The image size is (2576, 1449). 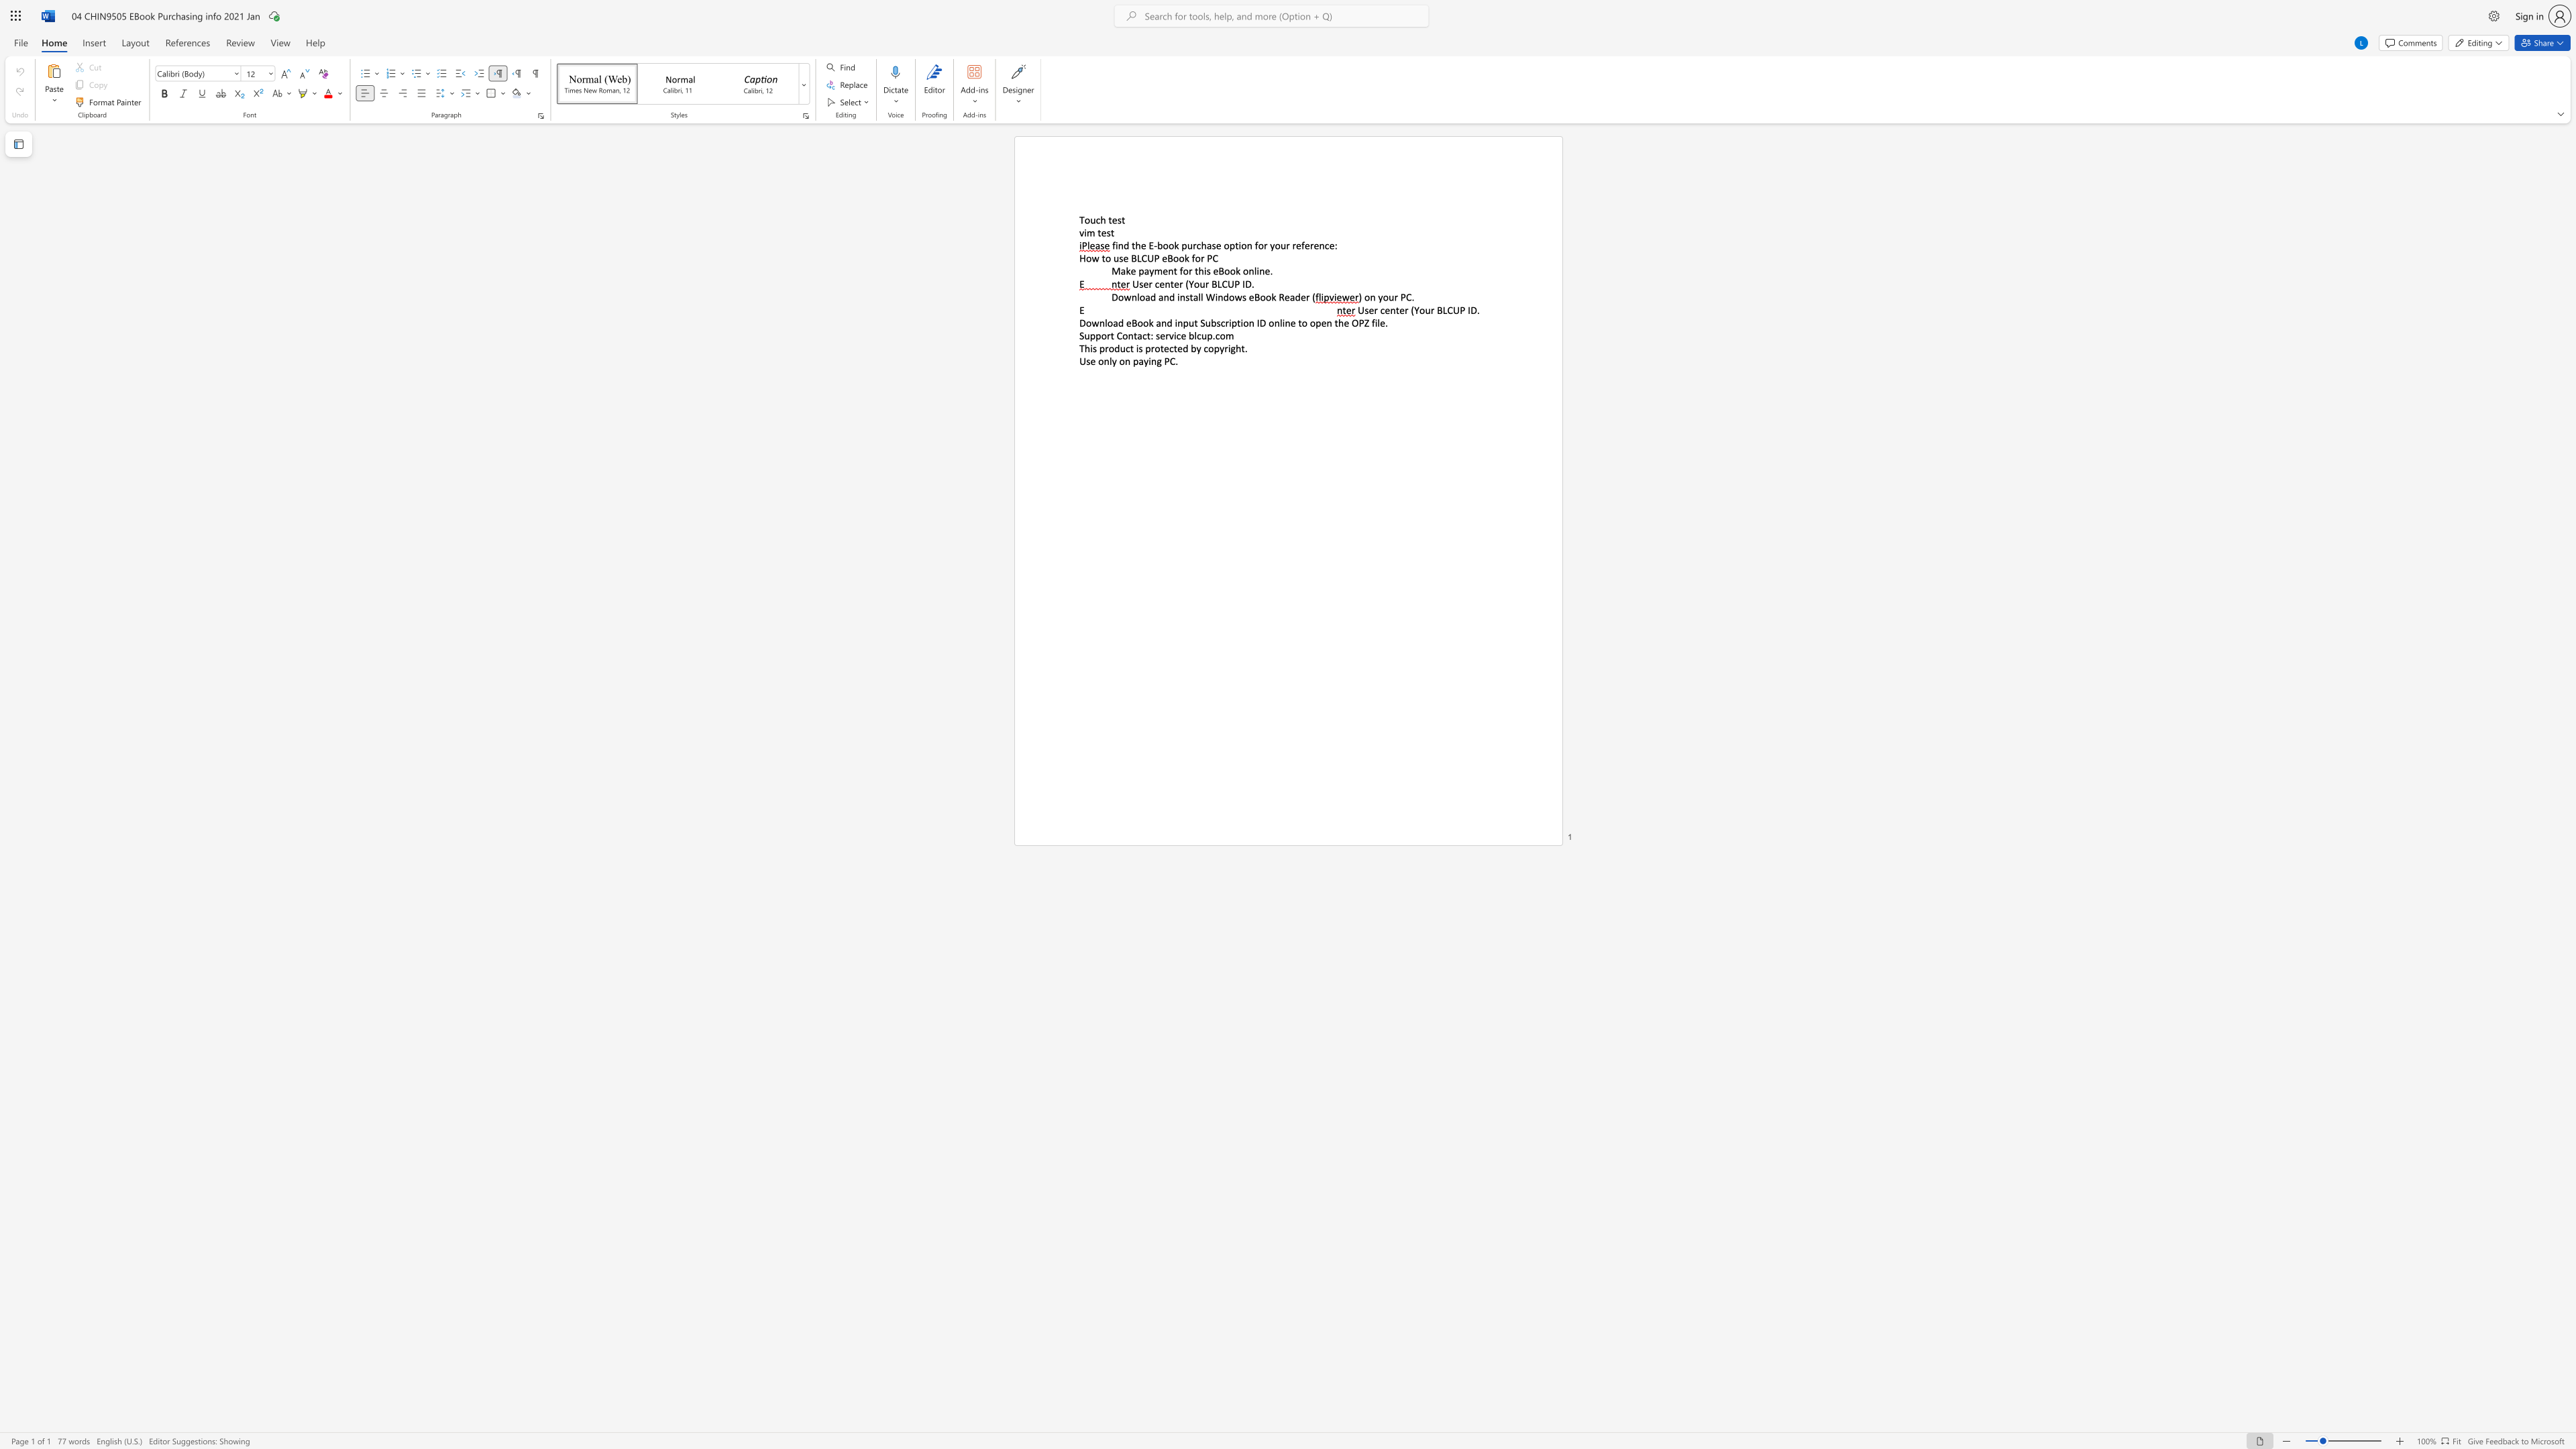 What do you see at coordinates (1130, 258) in the screenshot?
I see `the subset text "BLCUP eBo" within the text "How to use BLCUP eBook for PC"` at bounding box center [1130, 258].